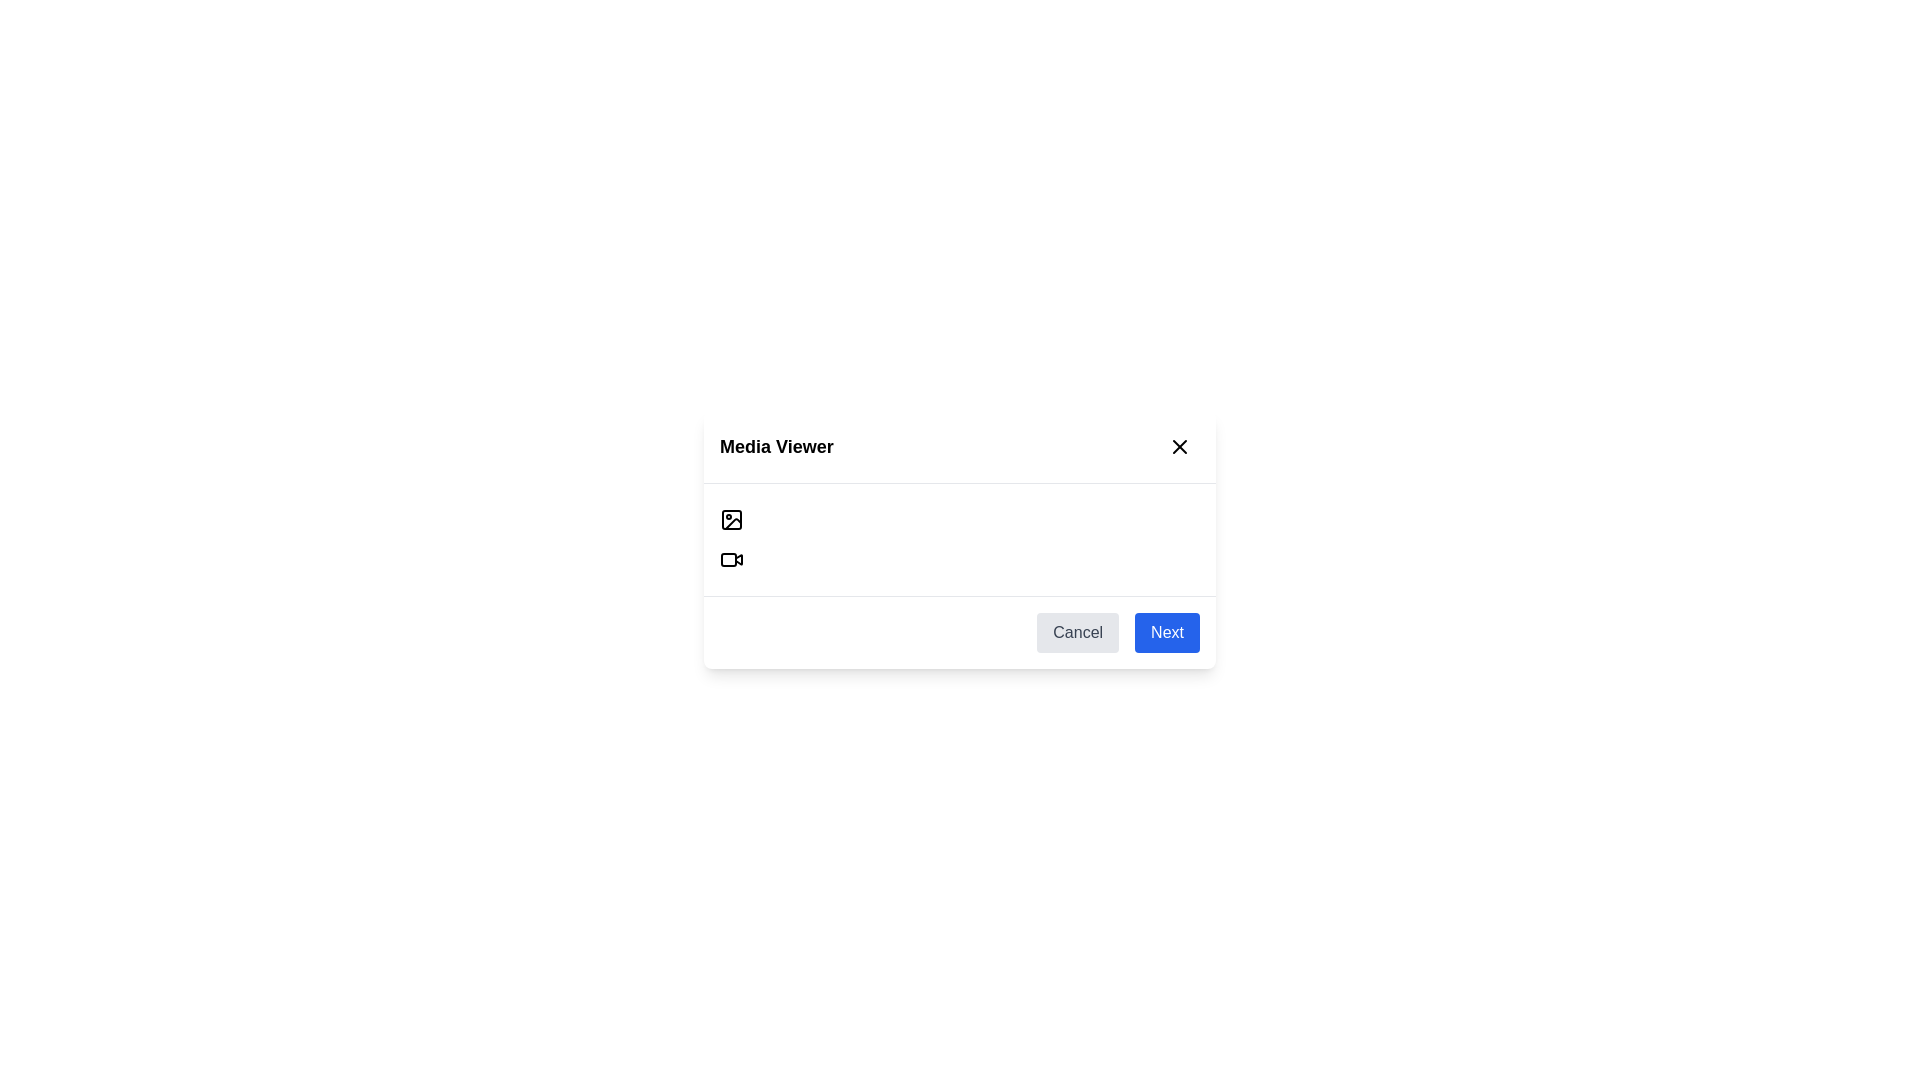 Image resolution: width=1920 pixels, height=1080 pixels. What do you see at coordinates (730, 519) in the screenshot?
I see `the Icon Button resembling an image frame with a circular element inside, located in the 'Media Viewer' modal` at bounding box center [730, 519].